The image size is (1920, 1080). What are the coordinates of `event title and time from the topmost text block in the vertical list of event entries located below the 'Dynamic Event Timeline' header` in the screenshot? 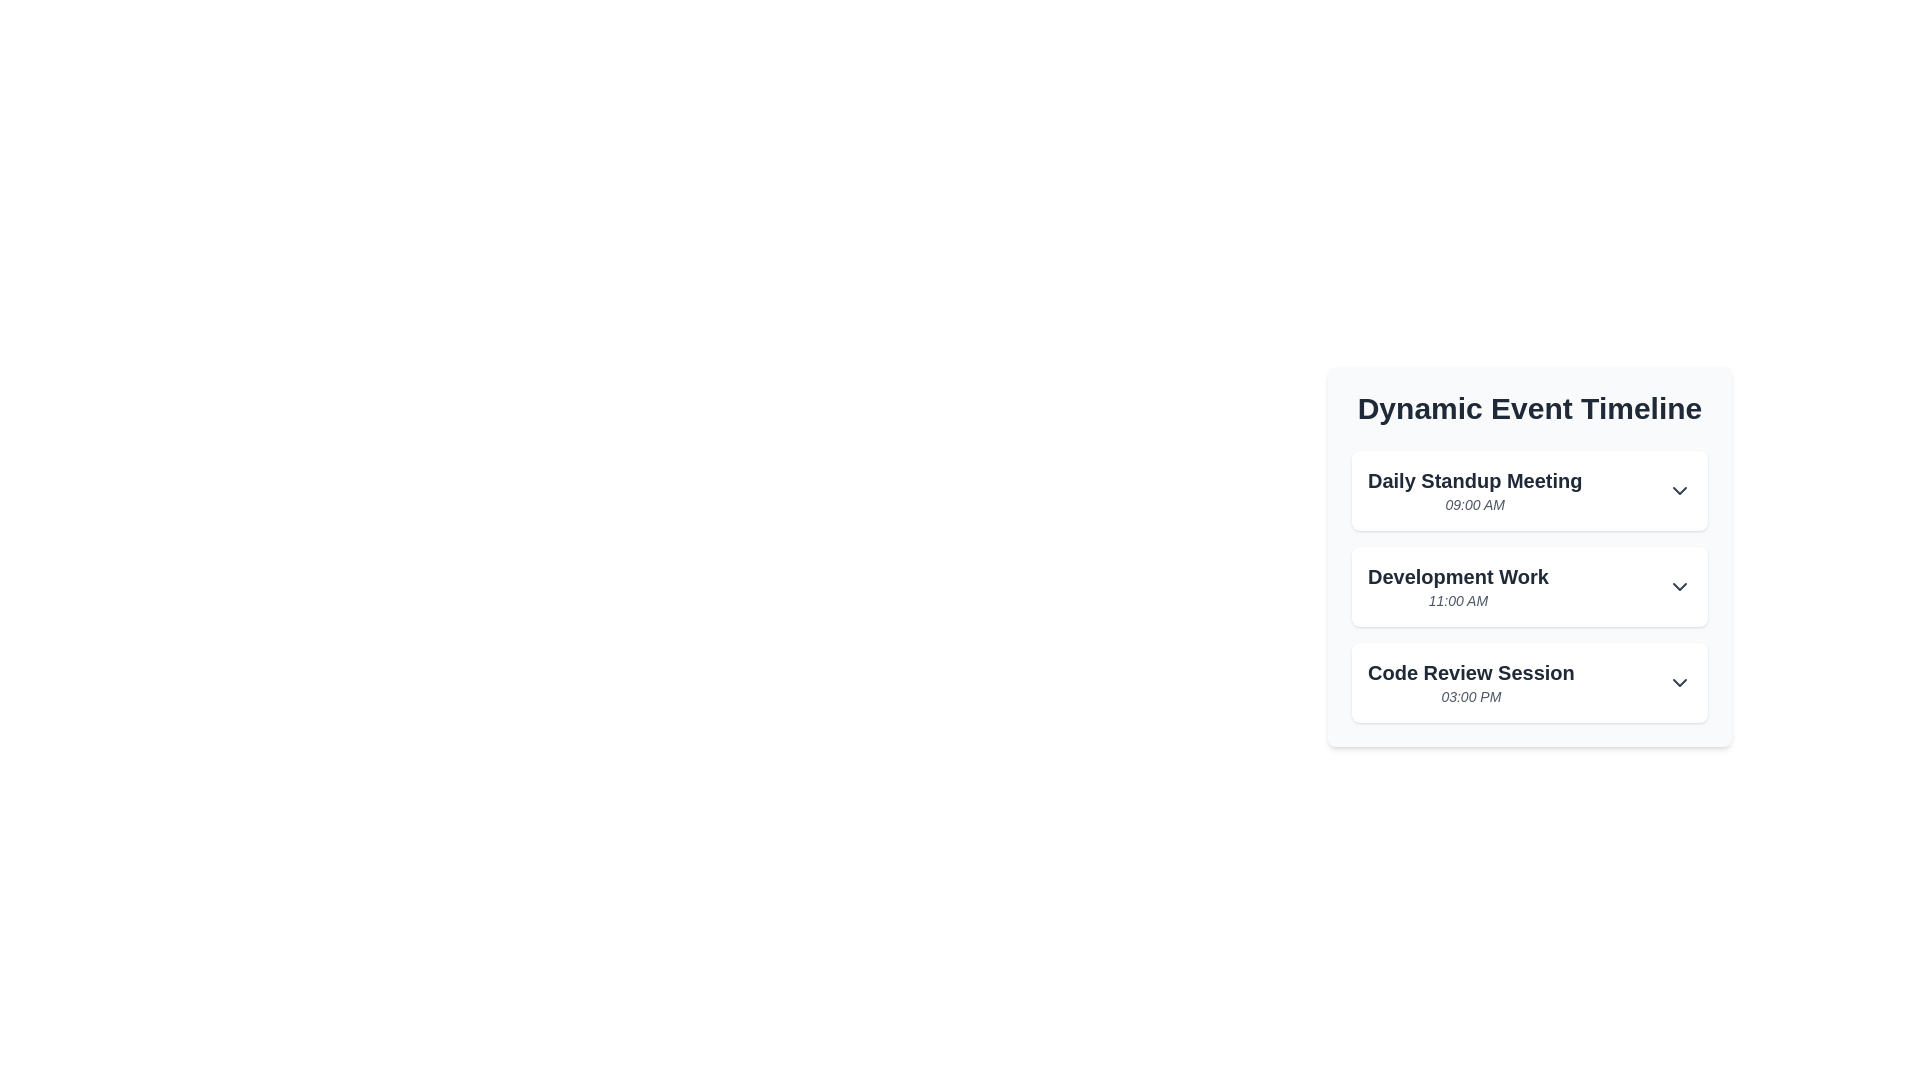 It's located at (1529, 490).